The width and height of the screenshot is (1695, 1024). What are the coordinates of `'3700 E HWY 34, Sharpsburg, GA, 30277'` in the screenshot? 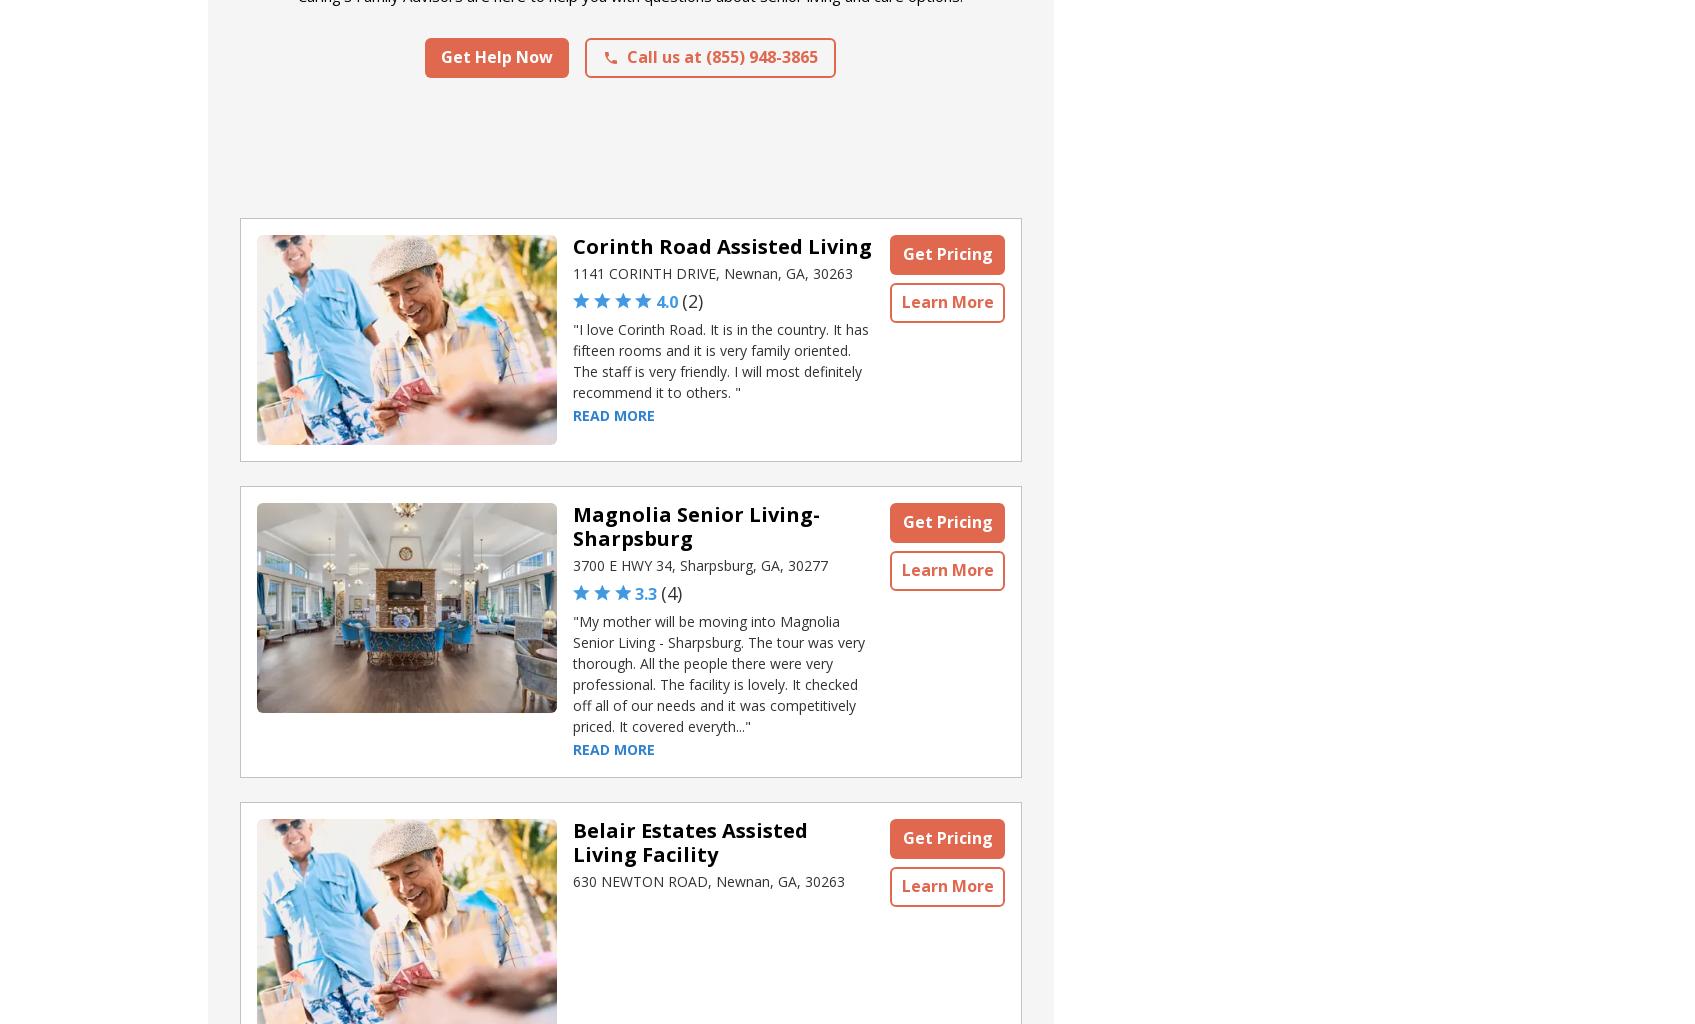 It's located at (700, 564).